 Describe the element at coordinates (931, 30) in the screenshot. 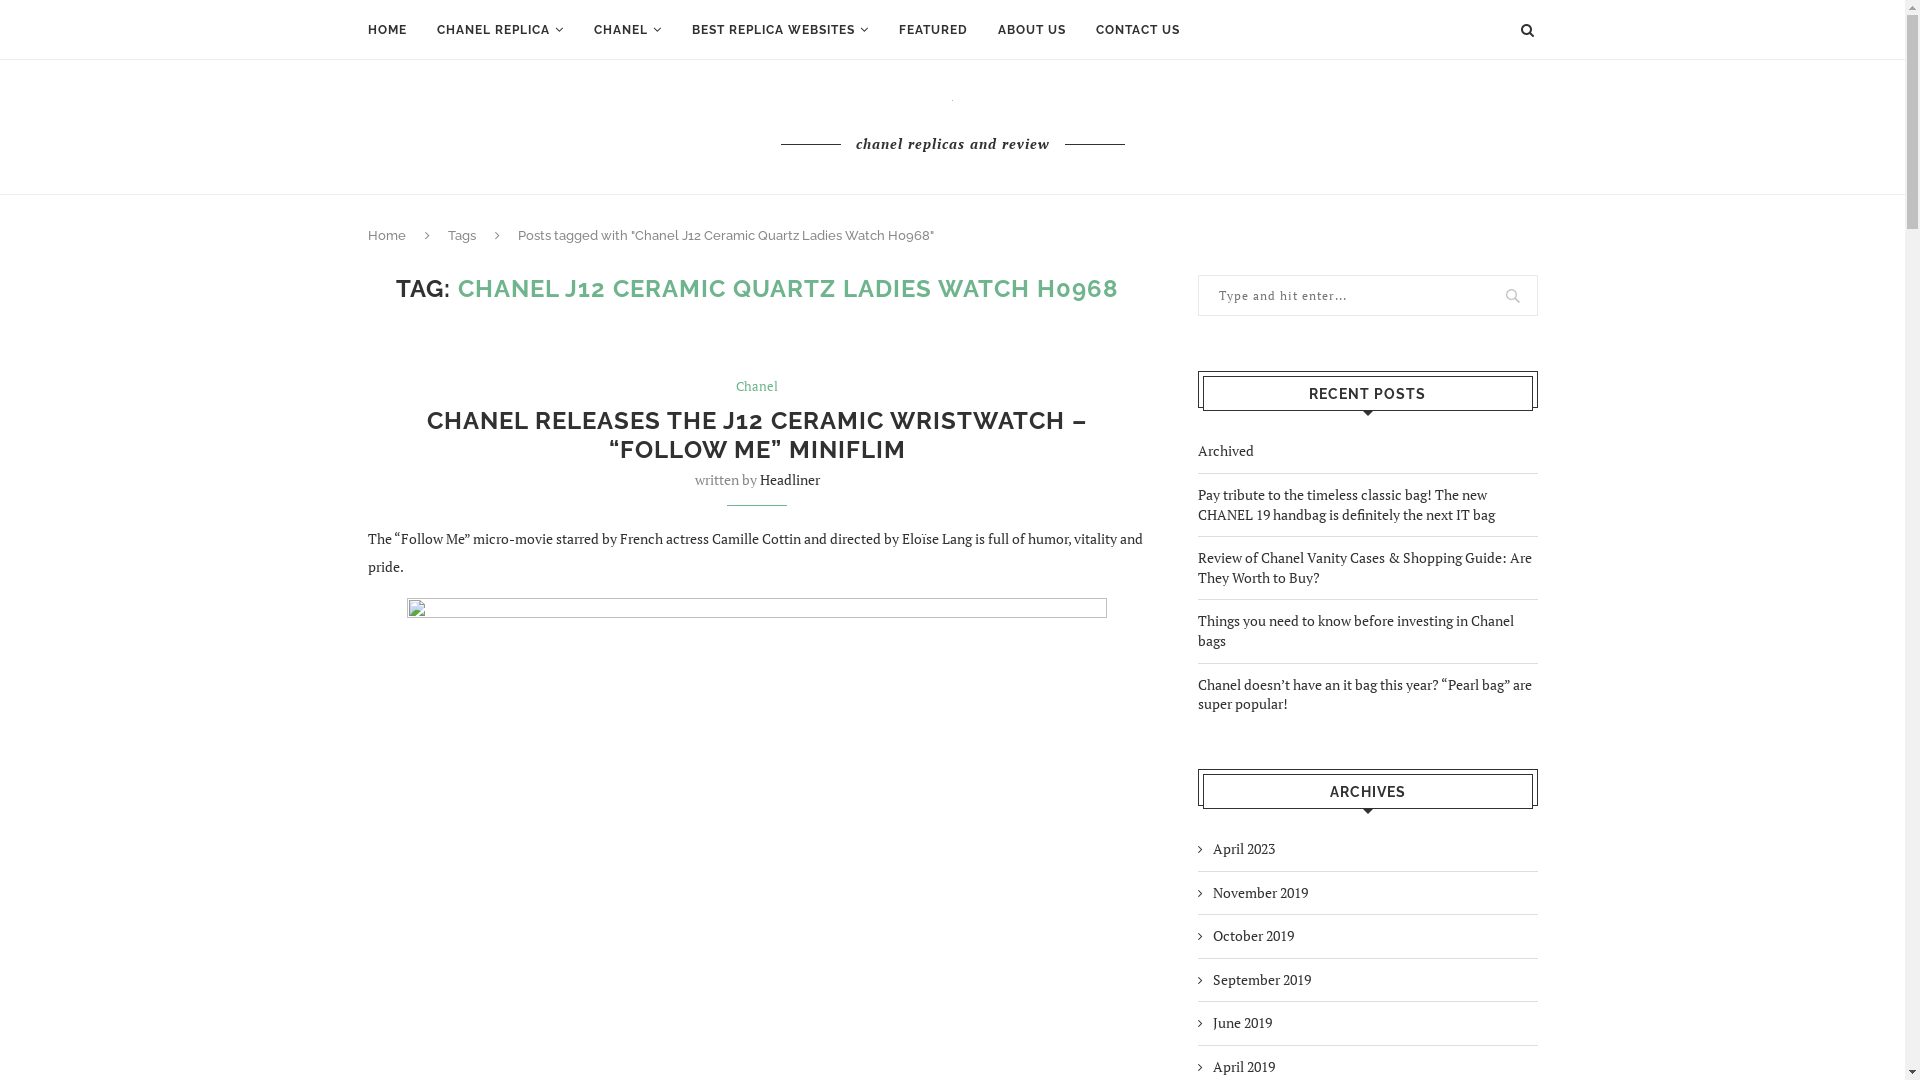

I see `'FEATURED'` at that location.